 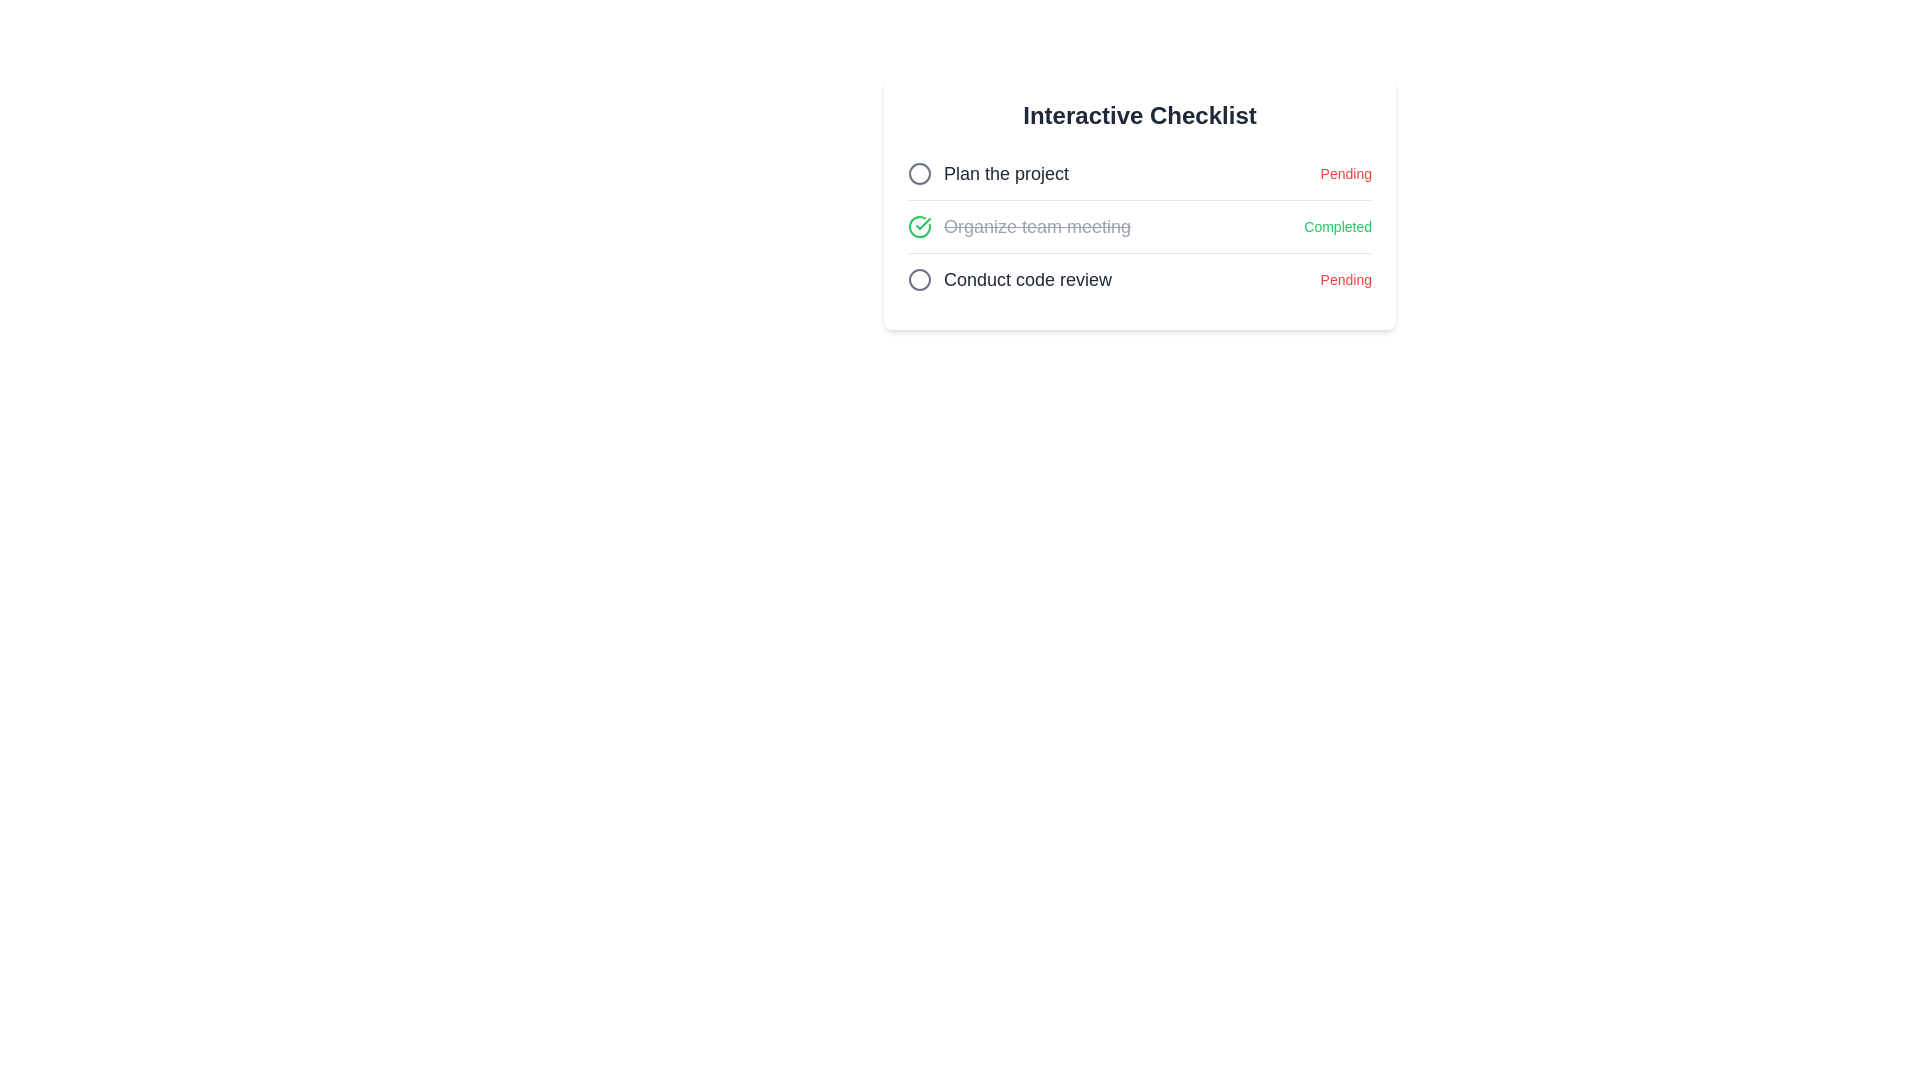 What do you see at coordinates (1027, 280) in the screenshot?
I see `the descriptive label of the third task in the checklist` at bounding box center [1027, 280].